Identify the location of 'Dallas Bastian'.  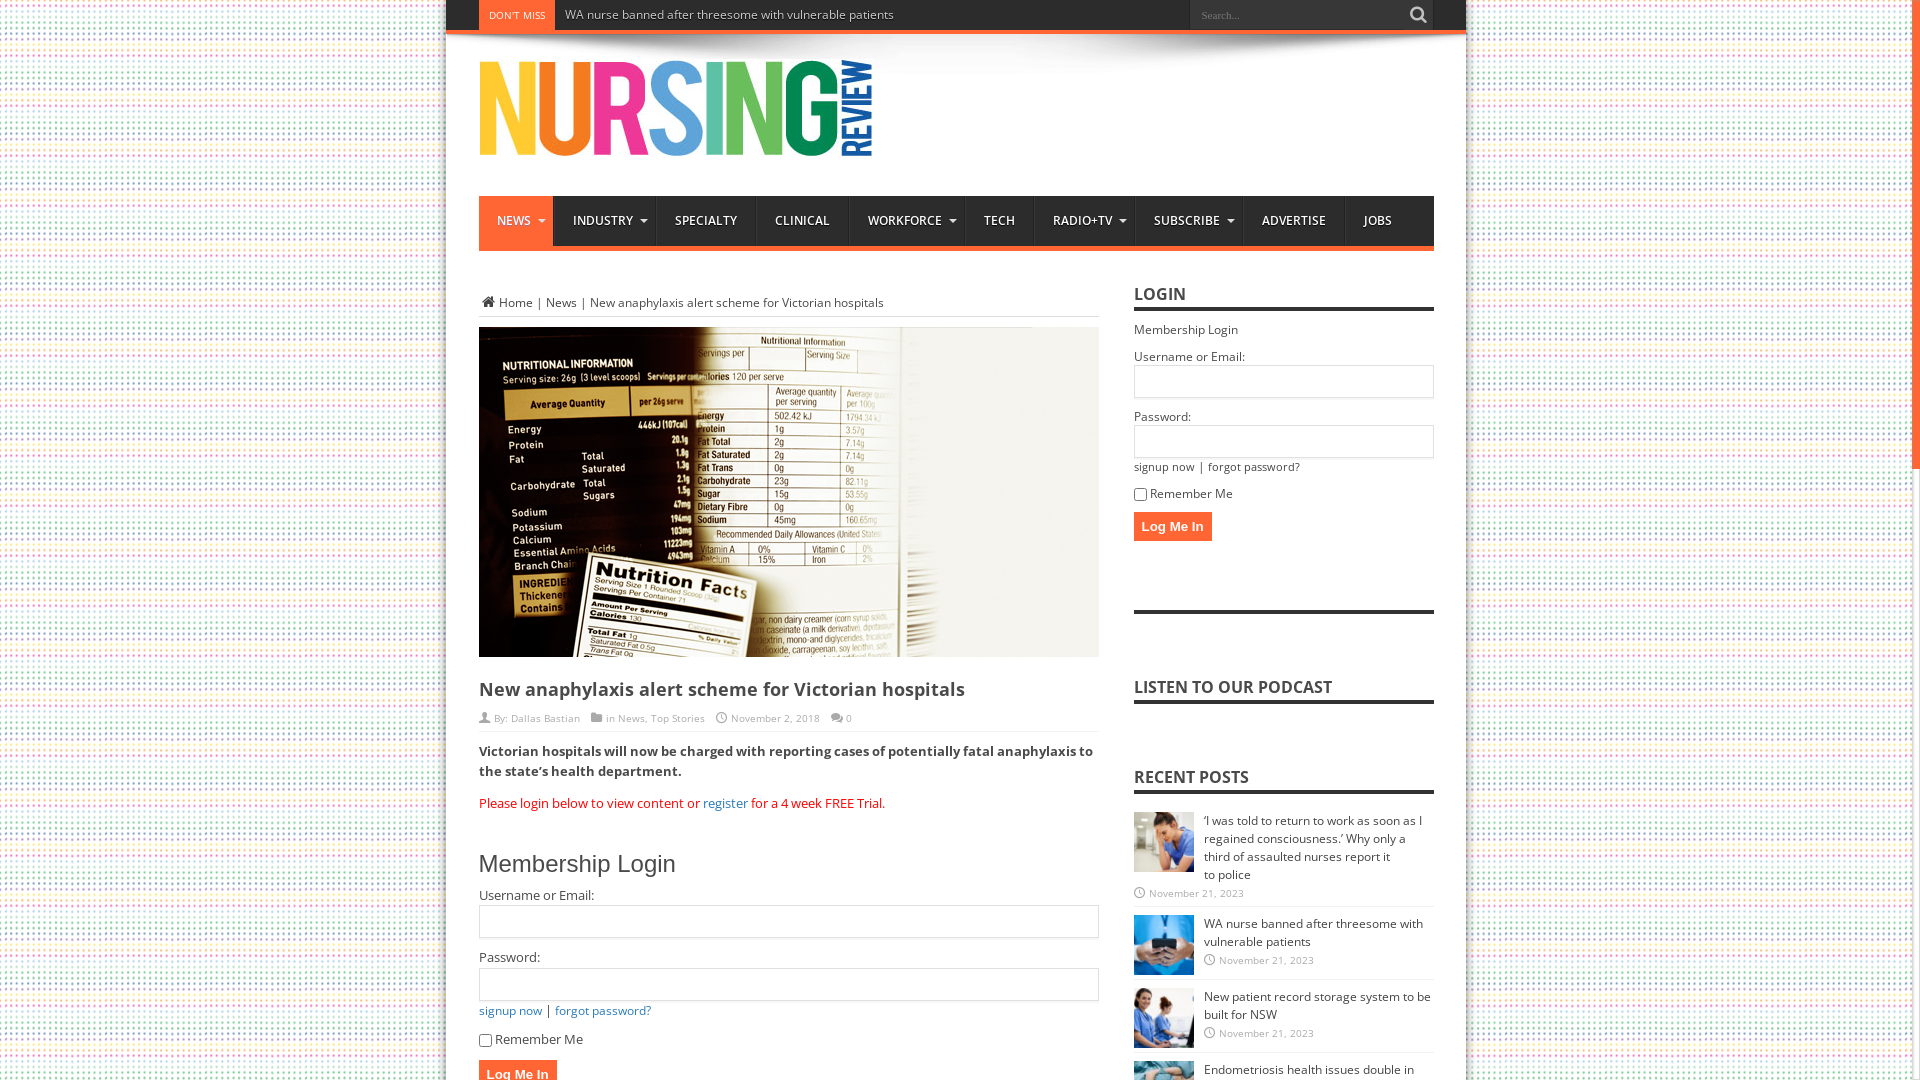
(544, 716).